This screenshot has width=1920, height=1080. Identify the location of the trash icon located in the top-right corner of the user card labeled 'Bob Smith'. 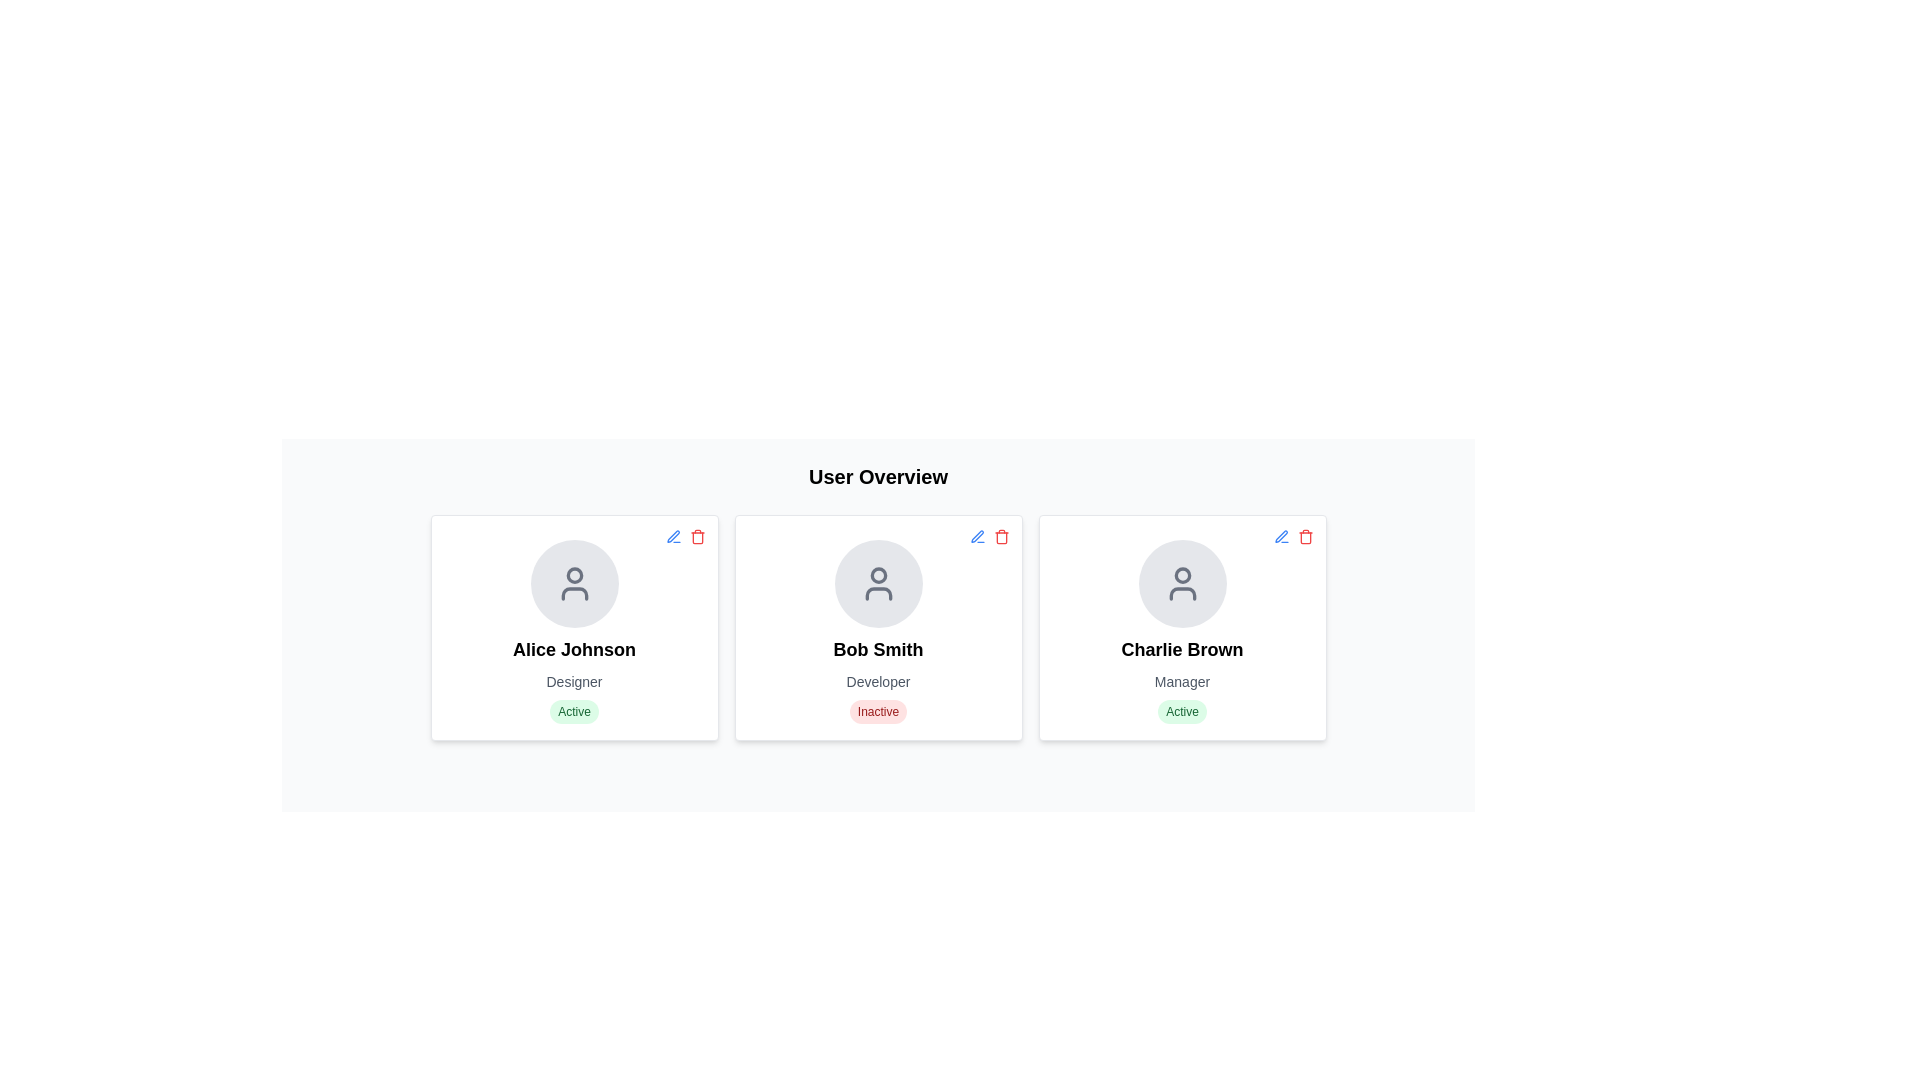
(1001, 537).